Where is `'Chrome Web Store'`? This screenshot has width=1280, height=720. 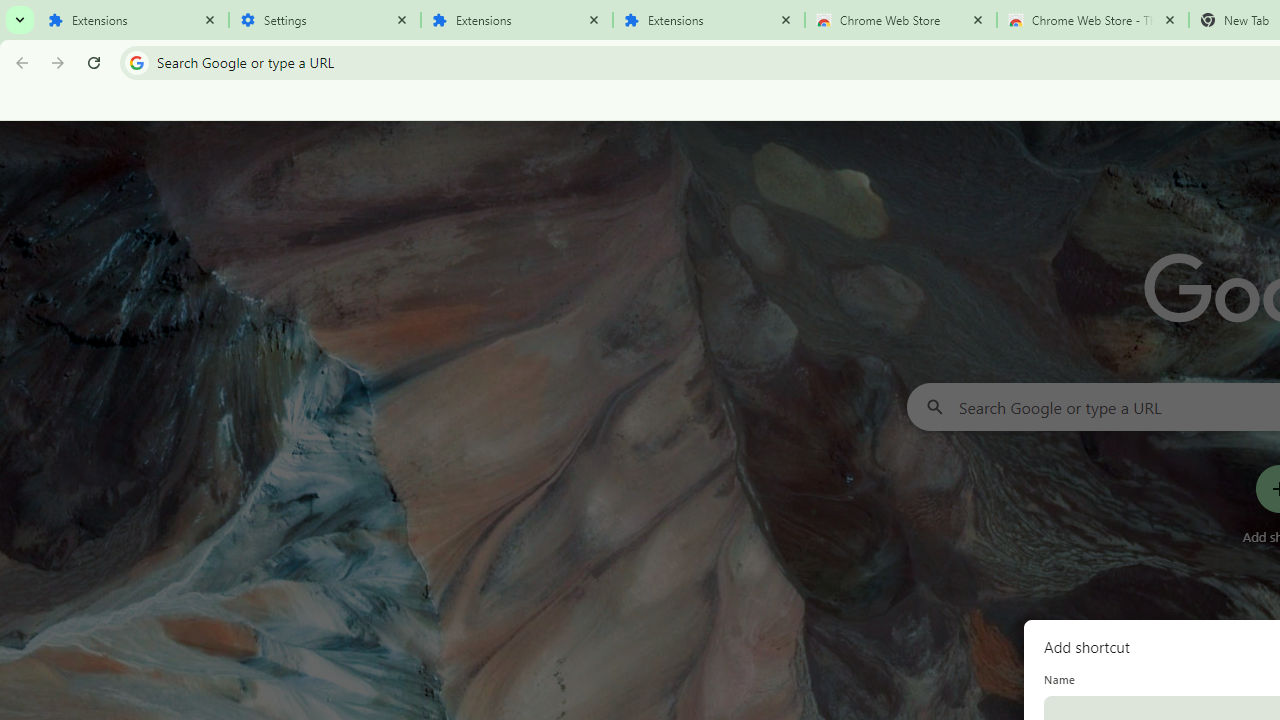
'Chrome Web Store' is located at coordinates (900, 20).